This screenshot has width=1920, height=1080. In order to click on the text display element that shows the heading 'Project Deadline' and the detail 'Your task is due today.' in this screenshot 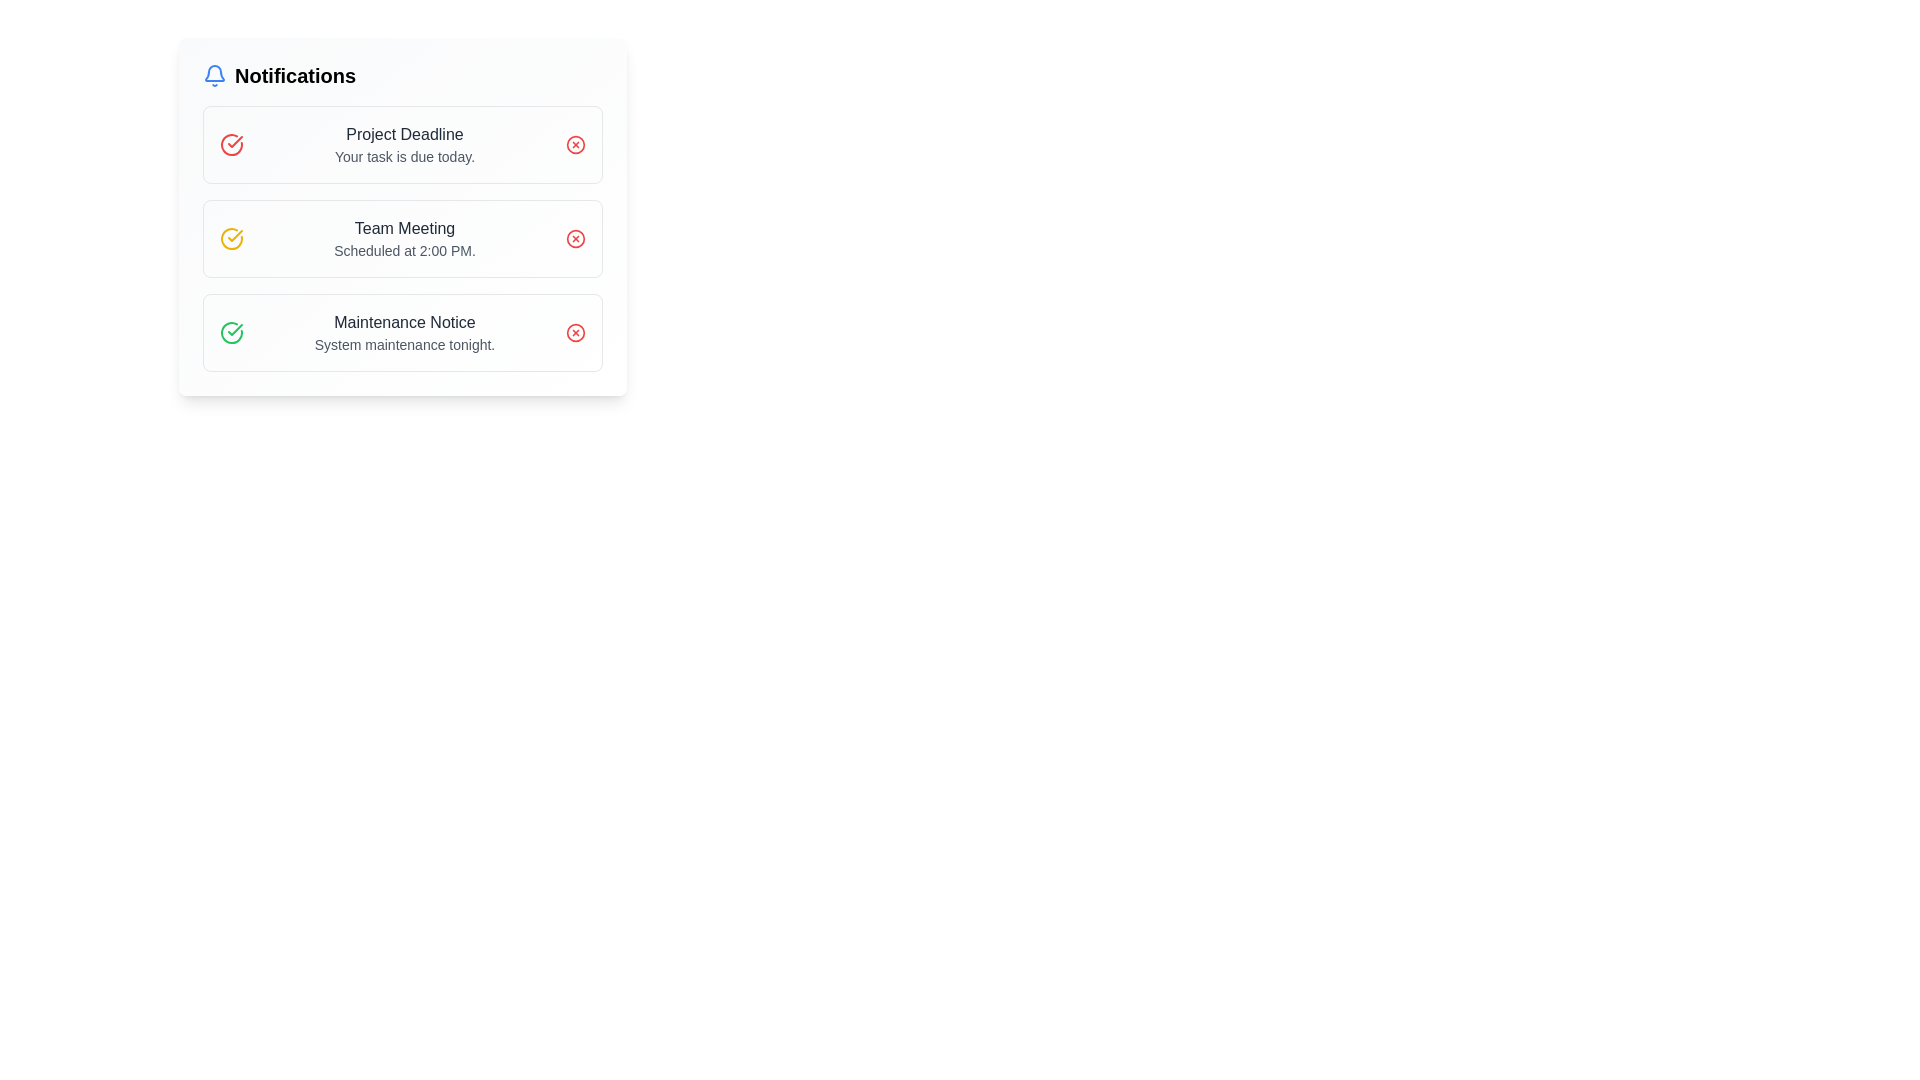, I will do `click(403, 144)`.